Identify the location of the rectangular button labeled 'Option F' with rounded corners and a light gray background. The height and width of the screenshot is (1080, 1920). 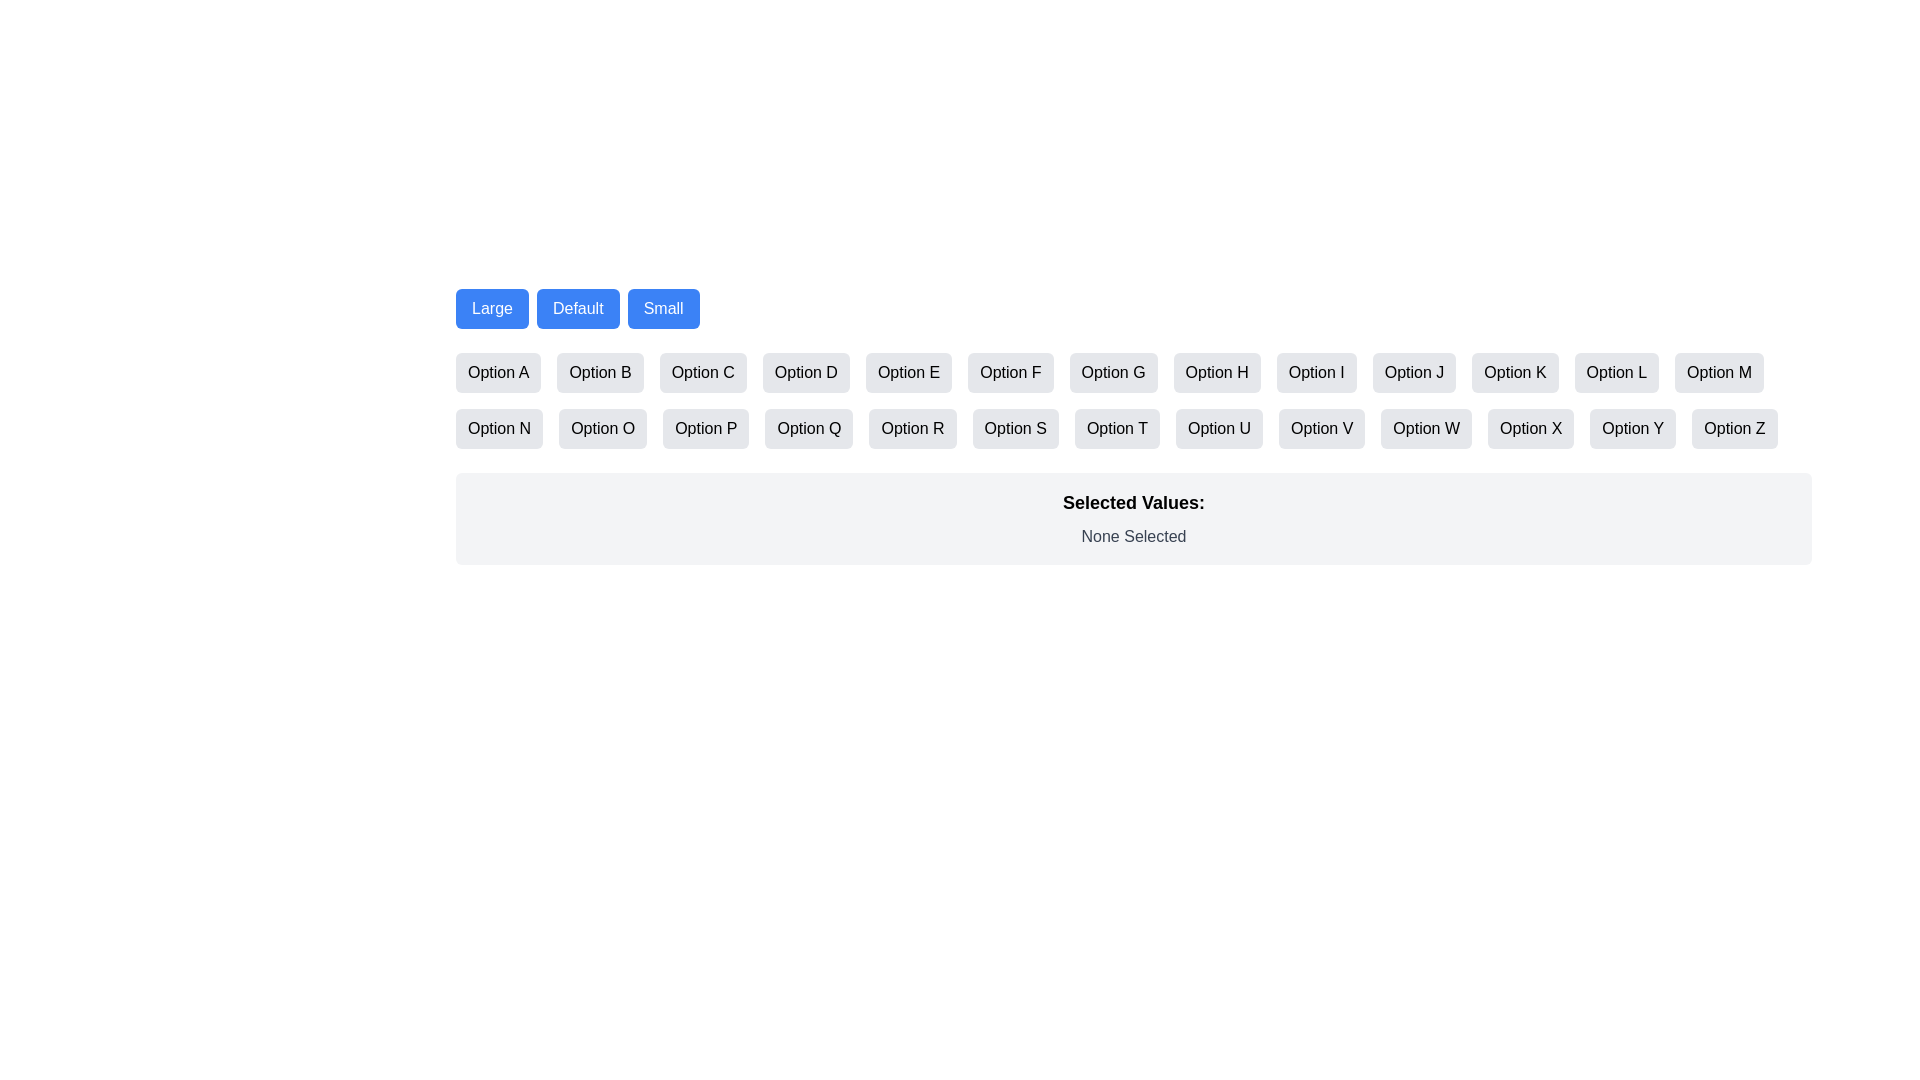
(1010, 373).